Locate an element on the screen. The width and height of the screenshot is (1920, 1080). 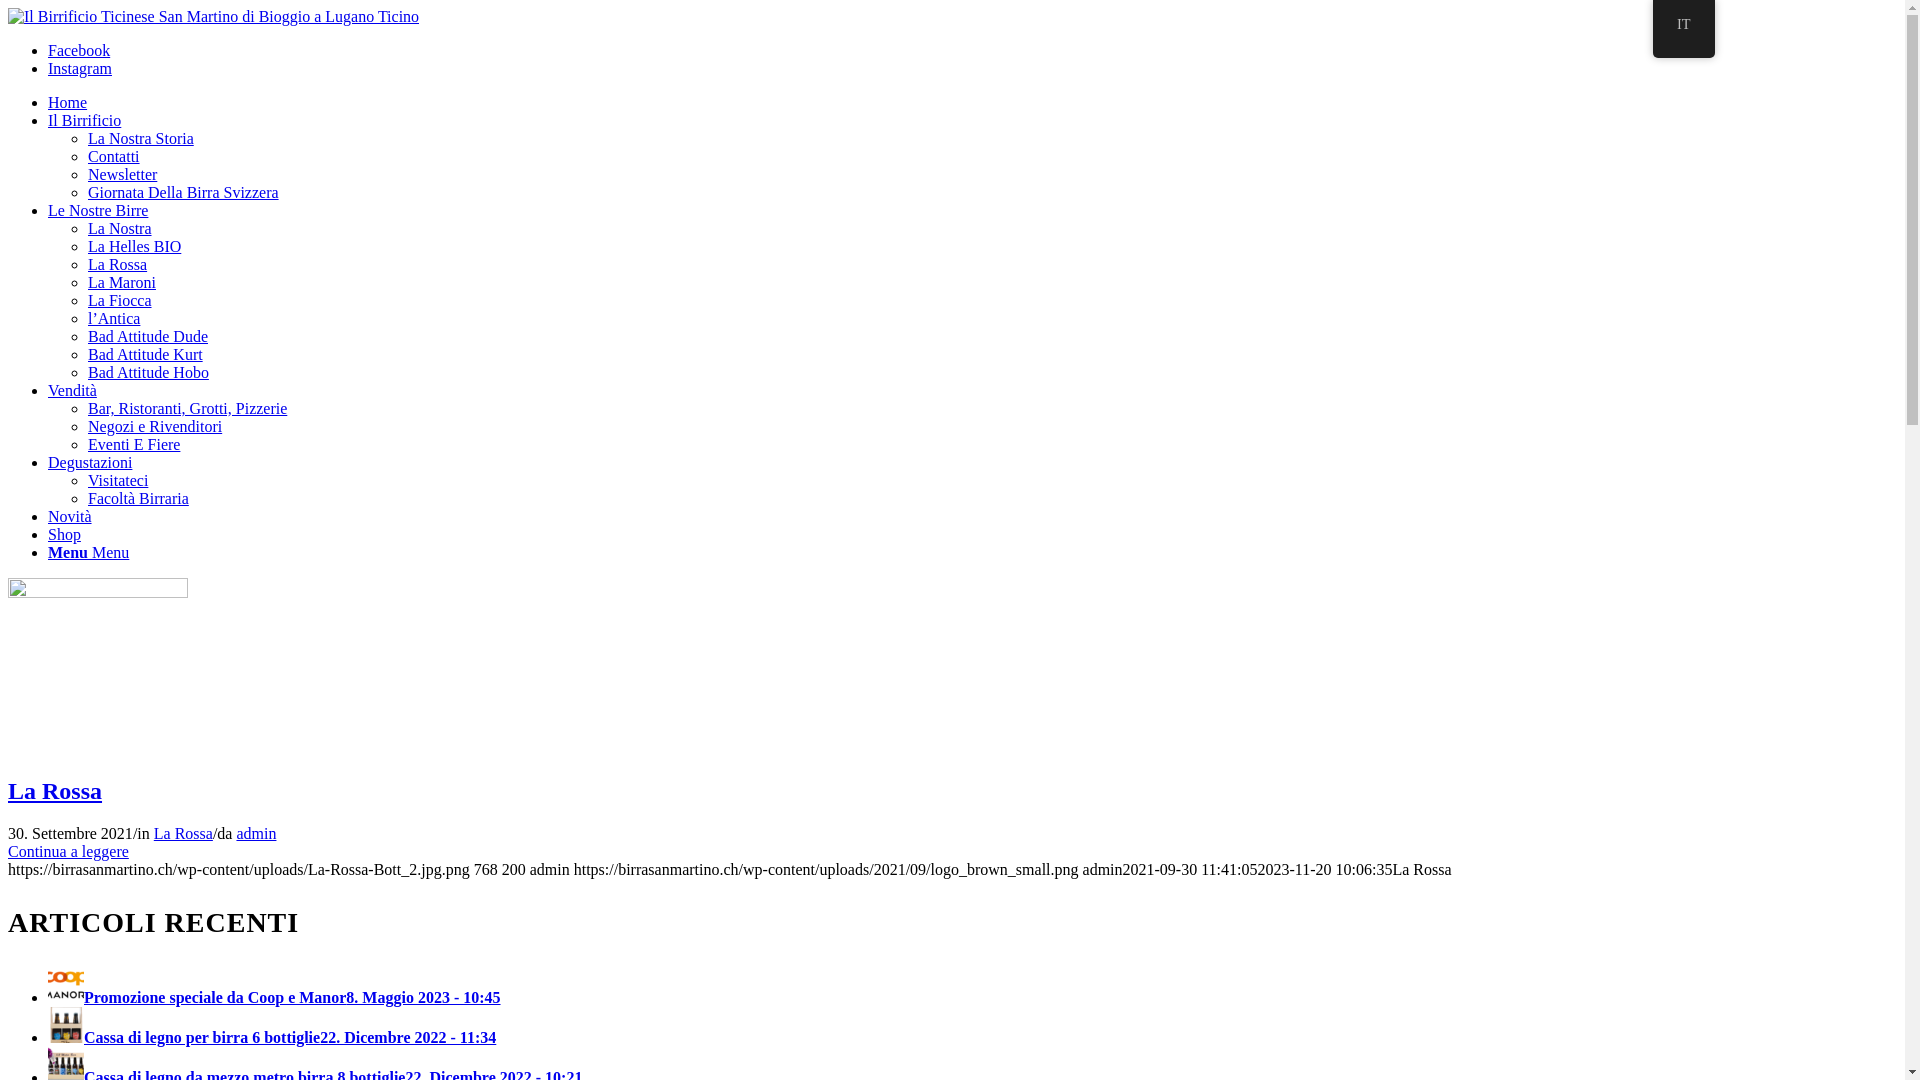
'La Nostra' is located at coordinates (119, 227).